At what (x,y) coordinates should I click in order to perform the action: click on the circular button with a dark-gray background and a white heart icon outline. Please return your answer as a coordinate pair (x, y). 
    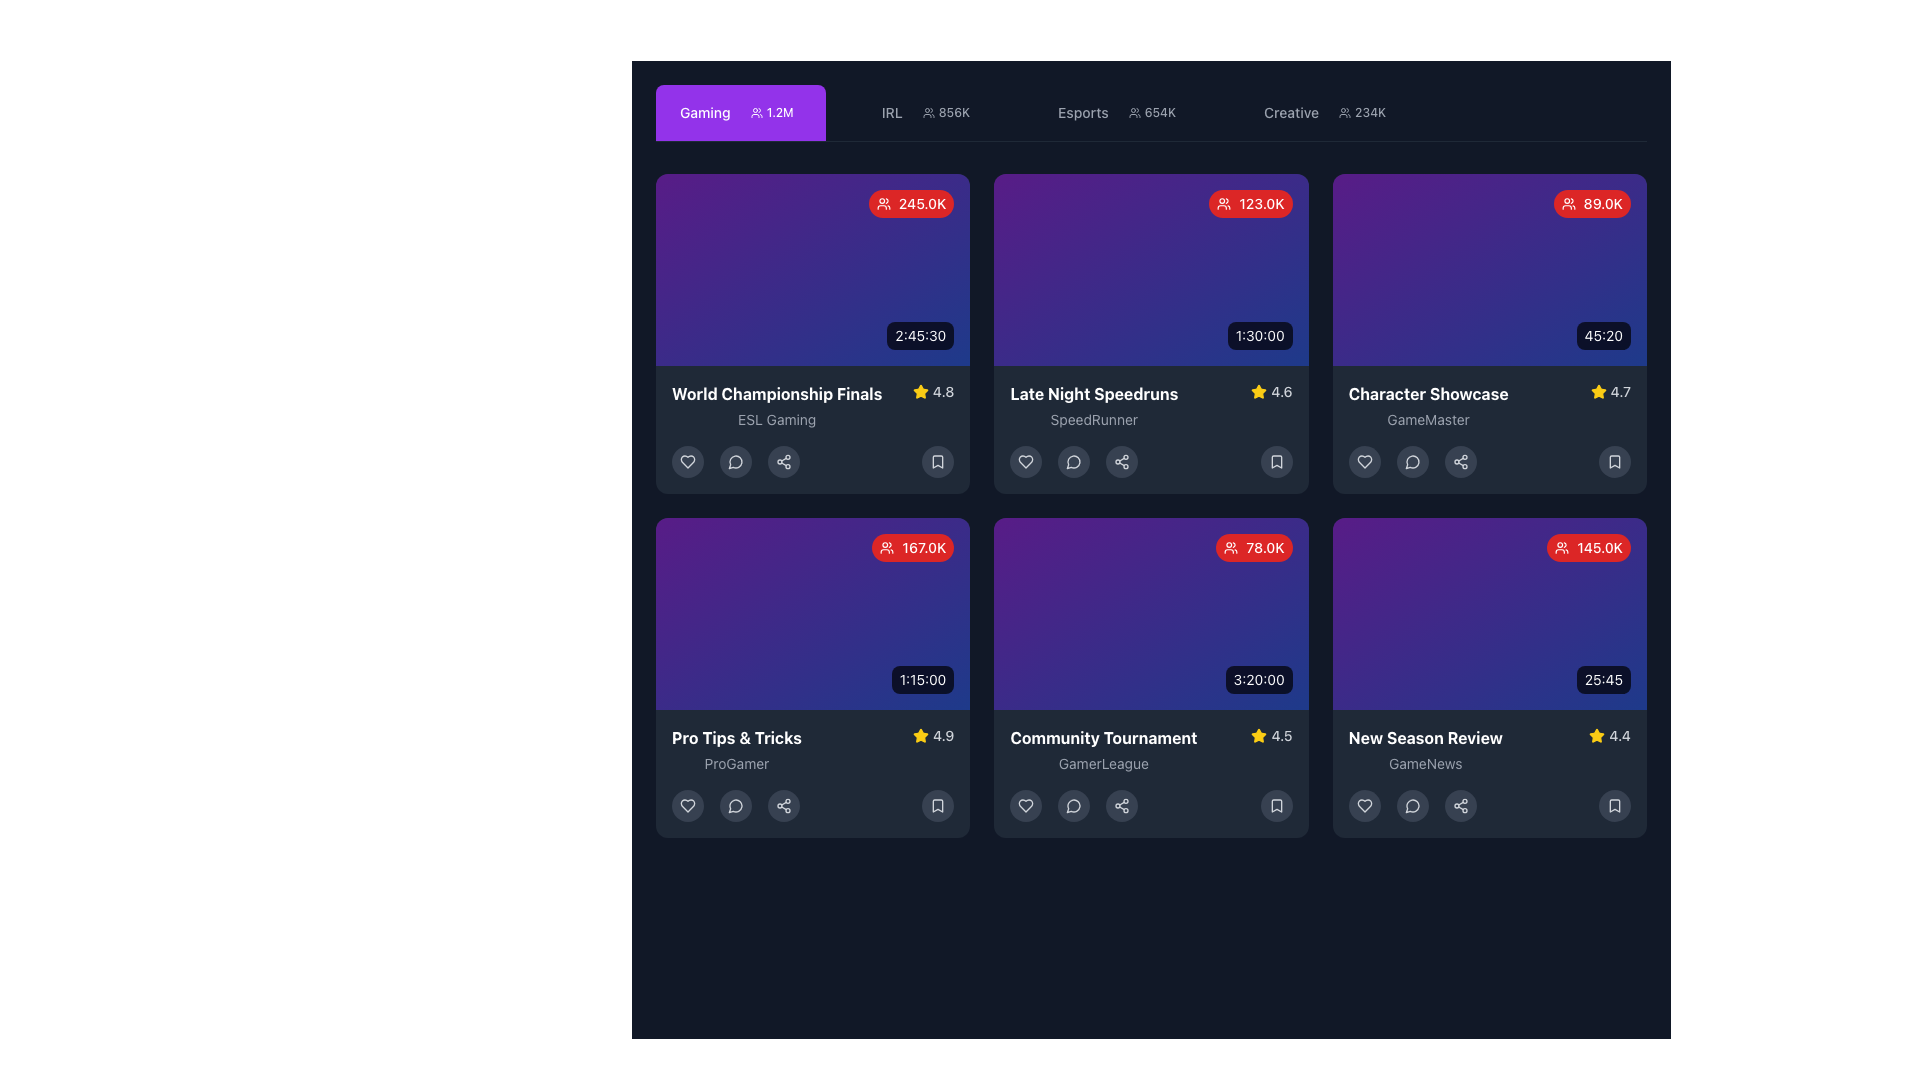
    Looking at the image, I should click on (687, 462).